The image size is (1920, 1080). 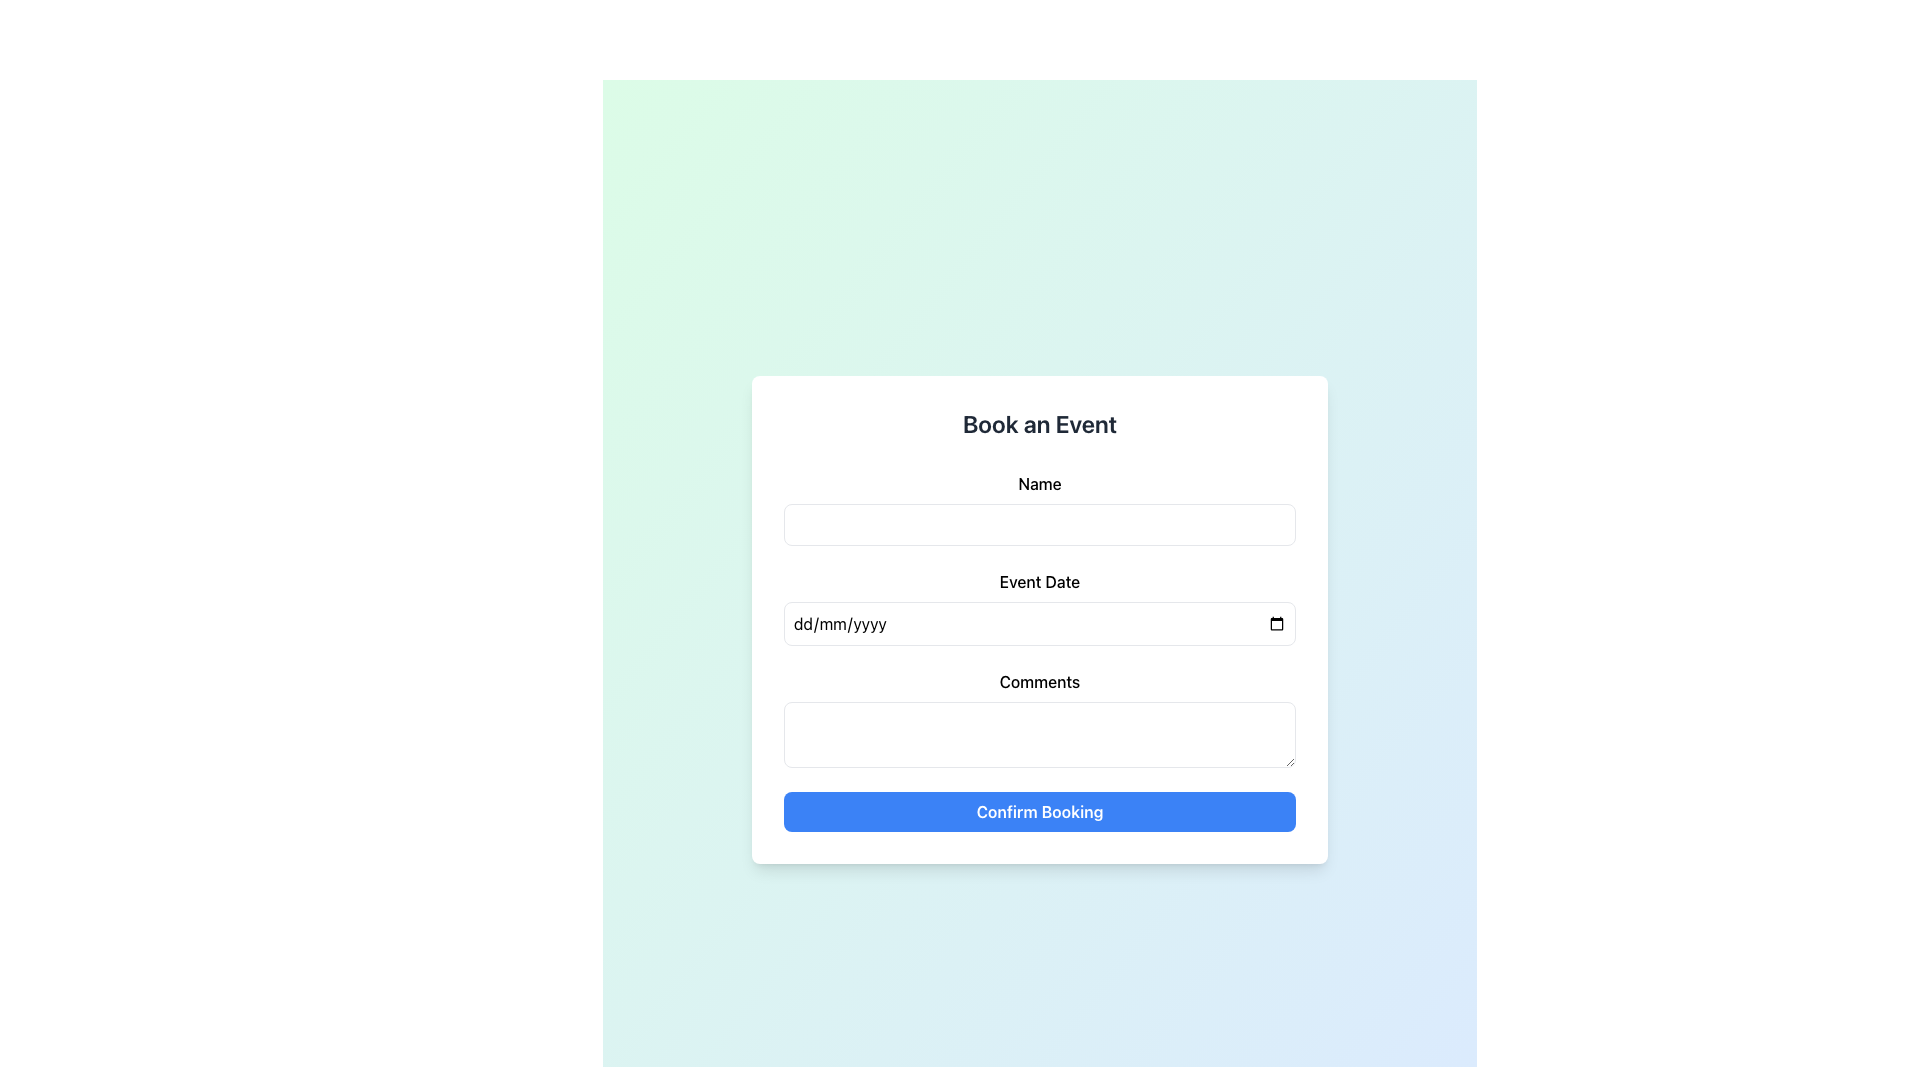 I want to click on the Date Input Field, which is the second section below the 'Name' section and above the 'Comments' section, so click(x=1040, y=607).